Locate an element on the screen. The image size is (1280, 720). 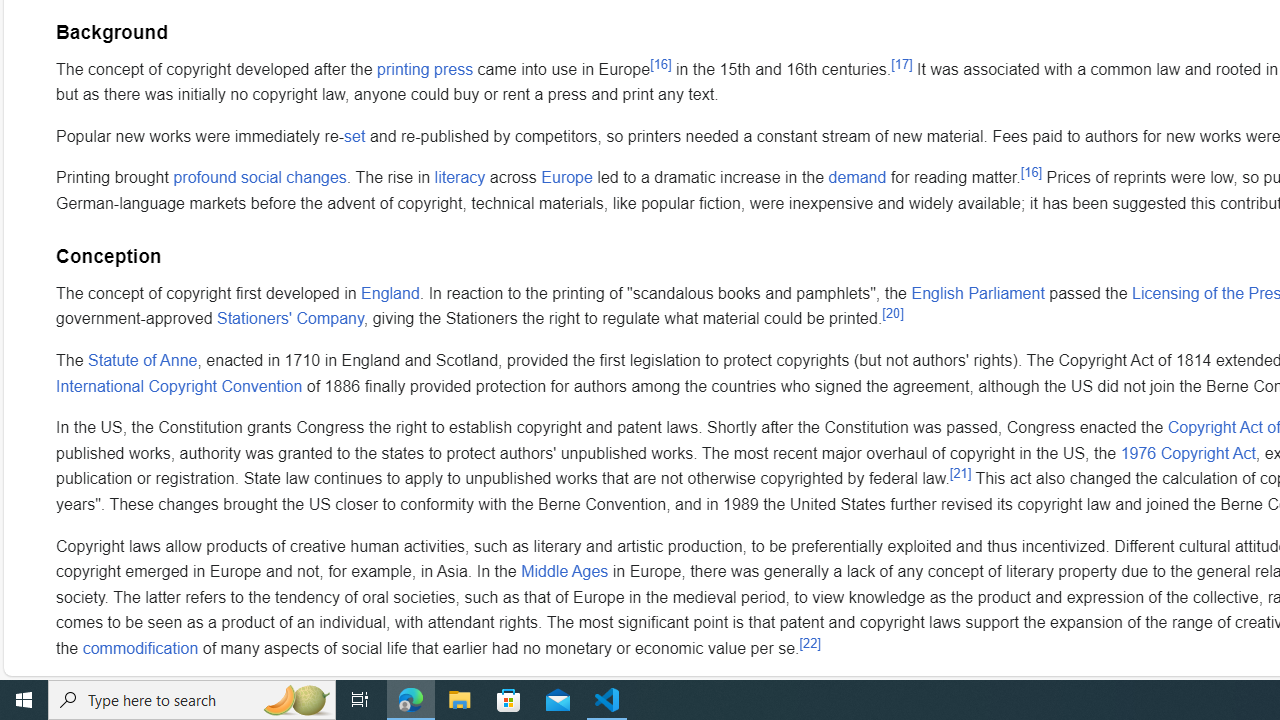
'demand' is located at coordinates (857, 177).